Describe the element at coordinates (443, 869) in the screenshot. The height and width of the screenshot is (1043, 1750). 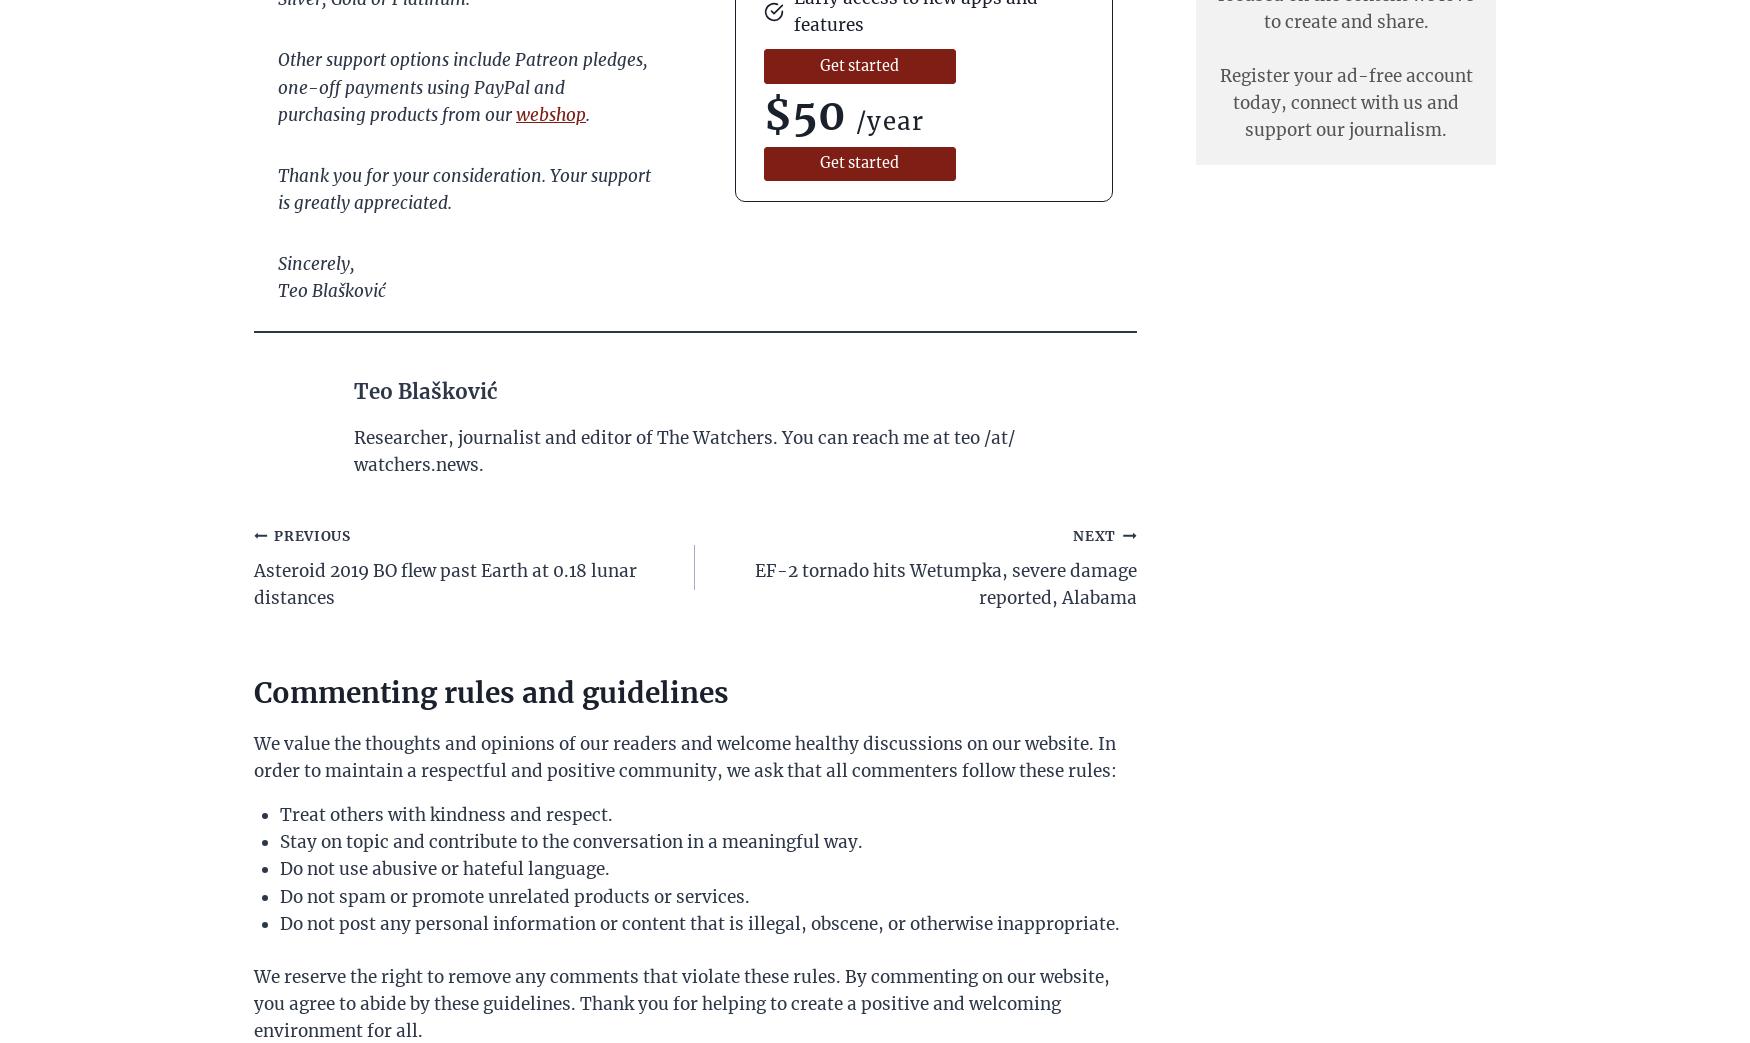
I see `'Do not use abusive or hateful language.'` at that location.